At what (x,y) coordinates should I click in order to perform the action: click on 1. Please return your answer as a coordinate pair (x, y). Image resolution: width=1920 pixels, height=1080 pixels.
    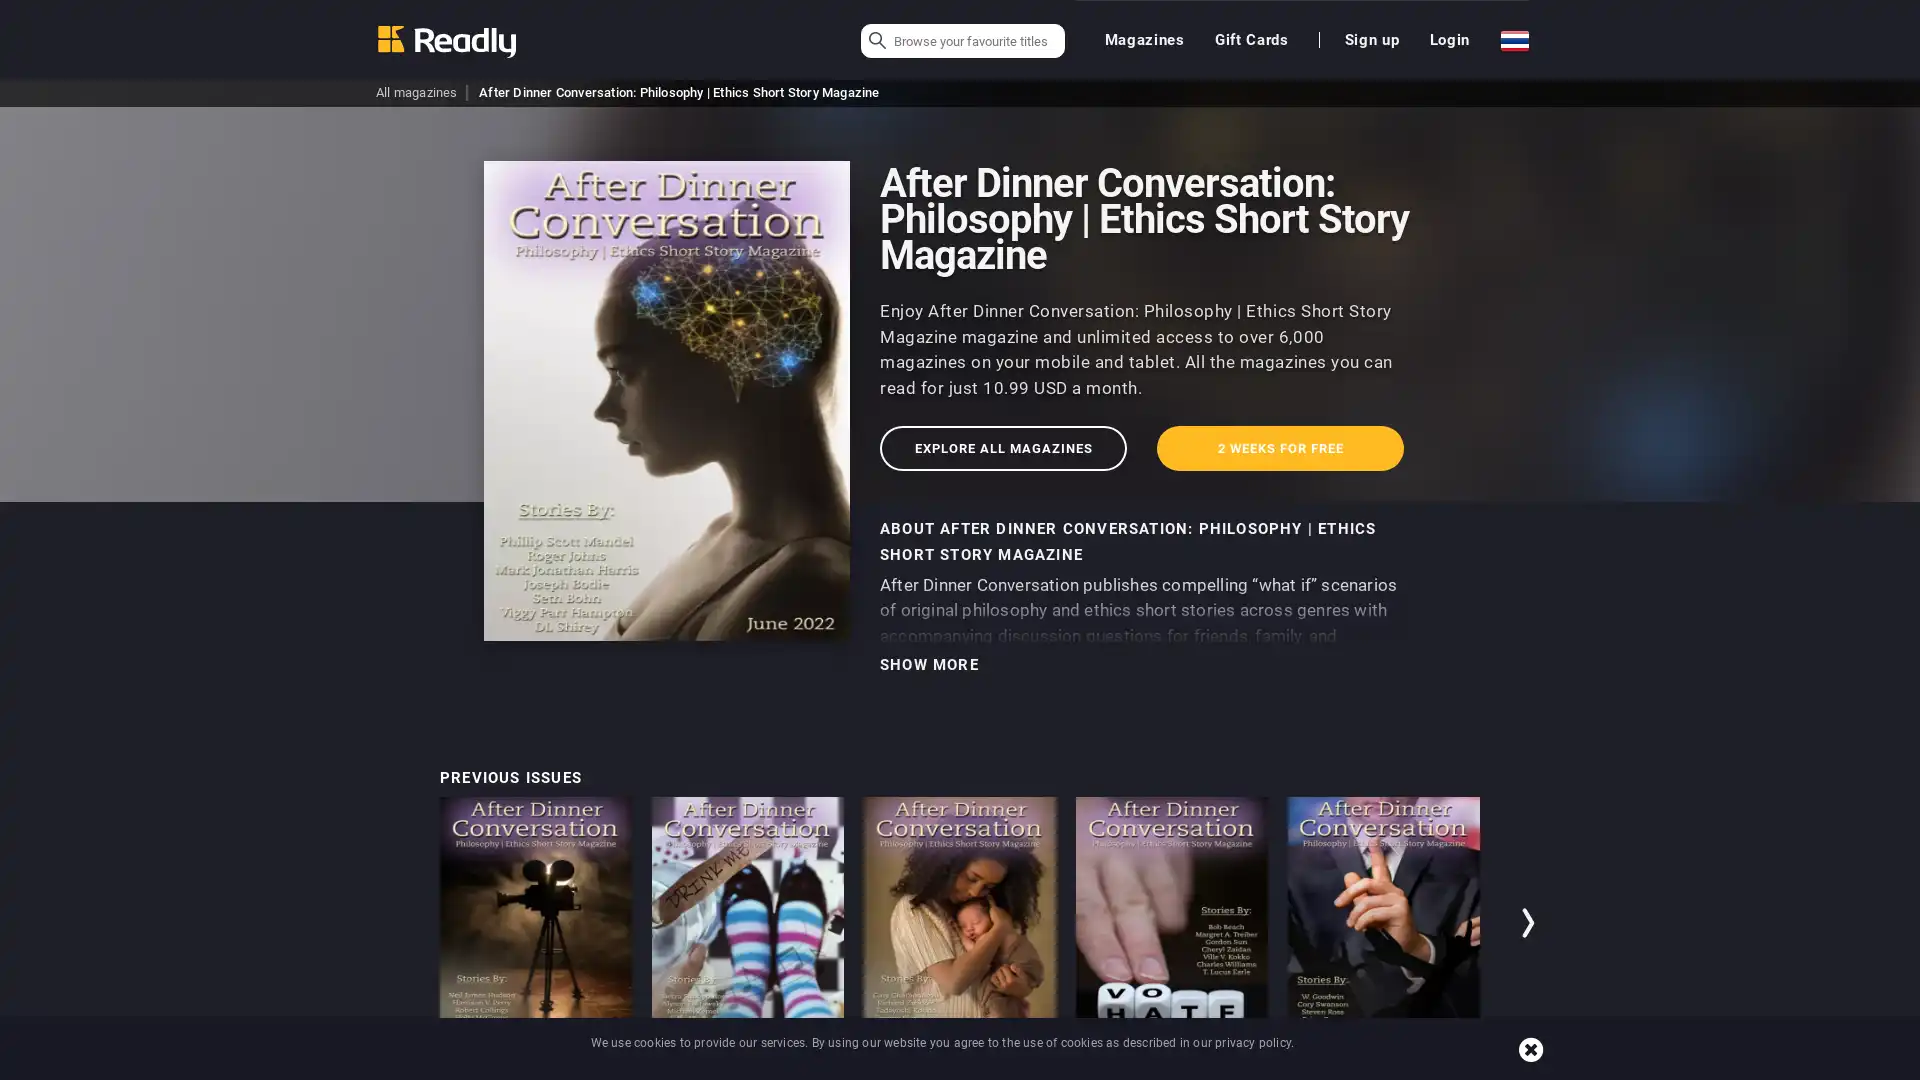
    Looking at the image, I should click on (1350, 1067).